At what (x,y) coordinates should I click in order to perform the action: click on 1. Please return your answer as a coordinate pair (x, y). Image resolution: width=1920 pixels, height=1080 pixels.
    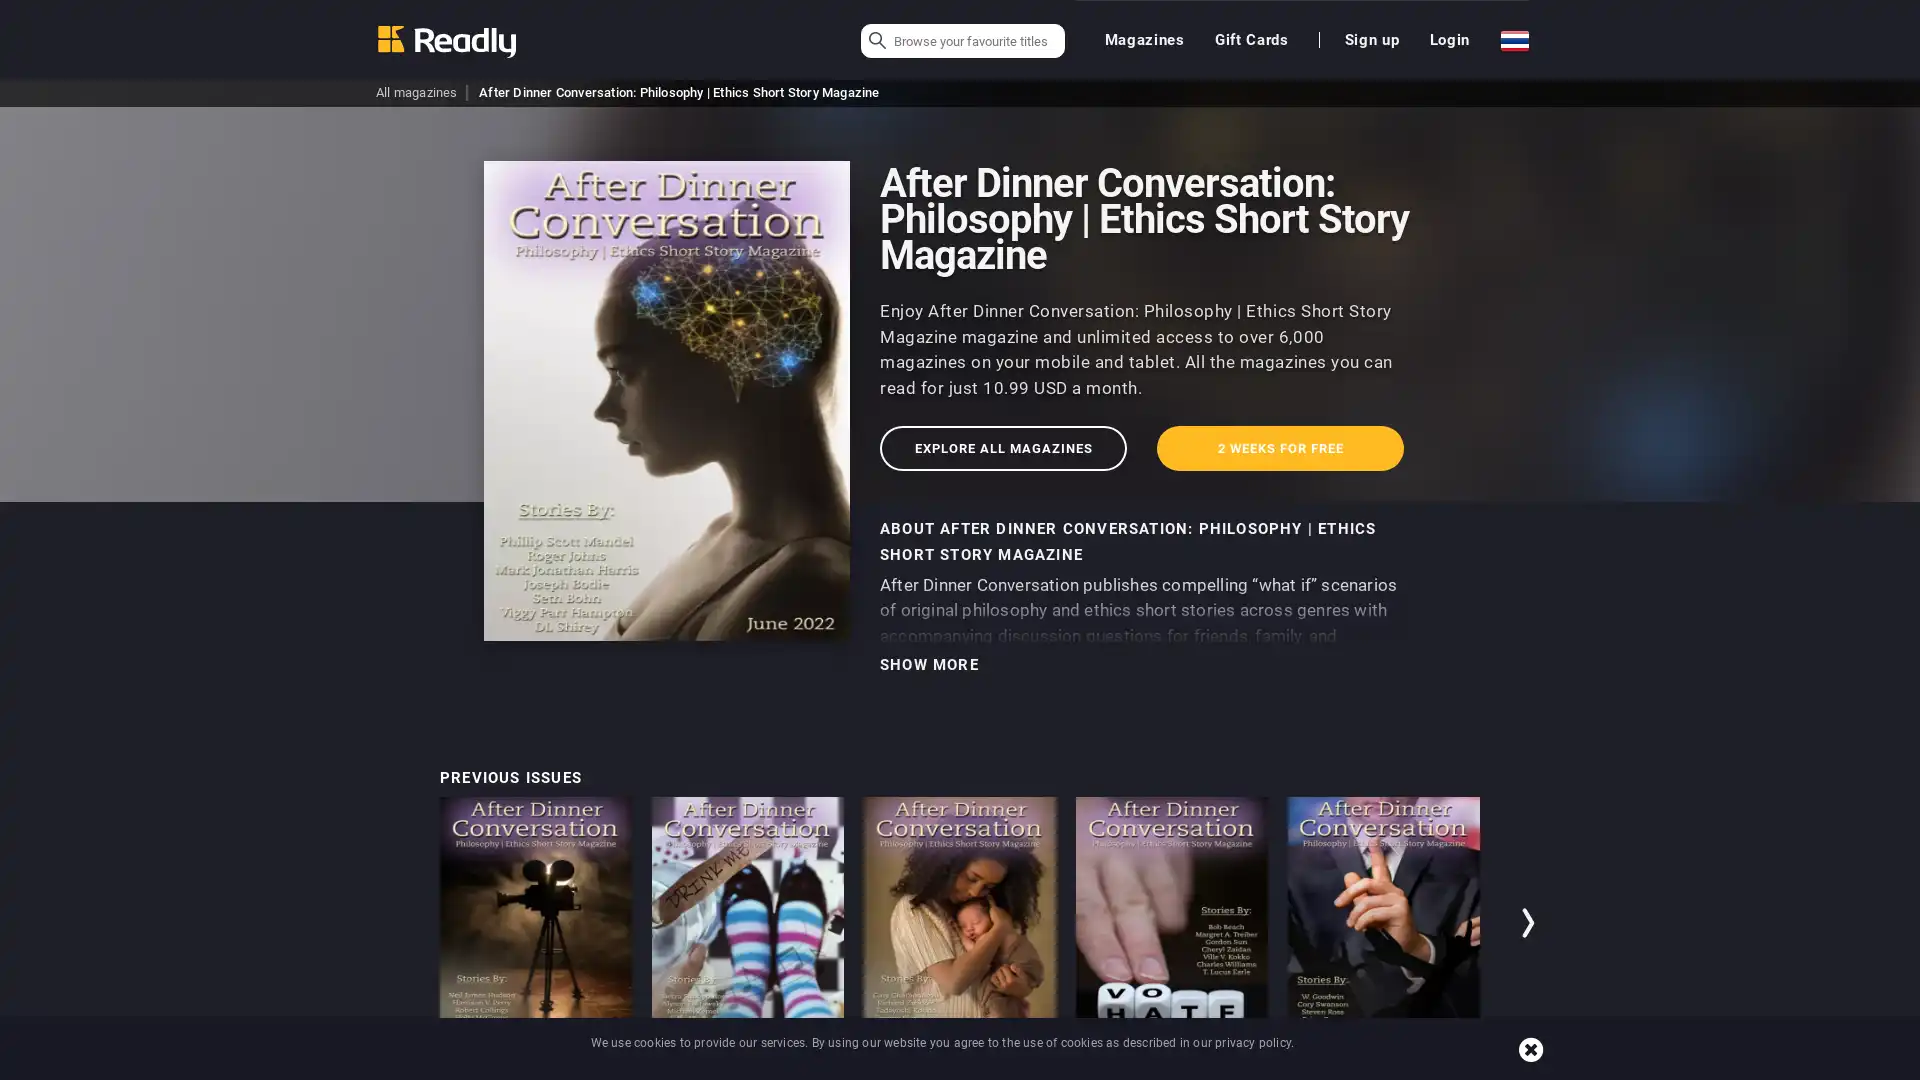
    Looking at the image, I should click on (1350, 1067).